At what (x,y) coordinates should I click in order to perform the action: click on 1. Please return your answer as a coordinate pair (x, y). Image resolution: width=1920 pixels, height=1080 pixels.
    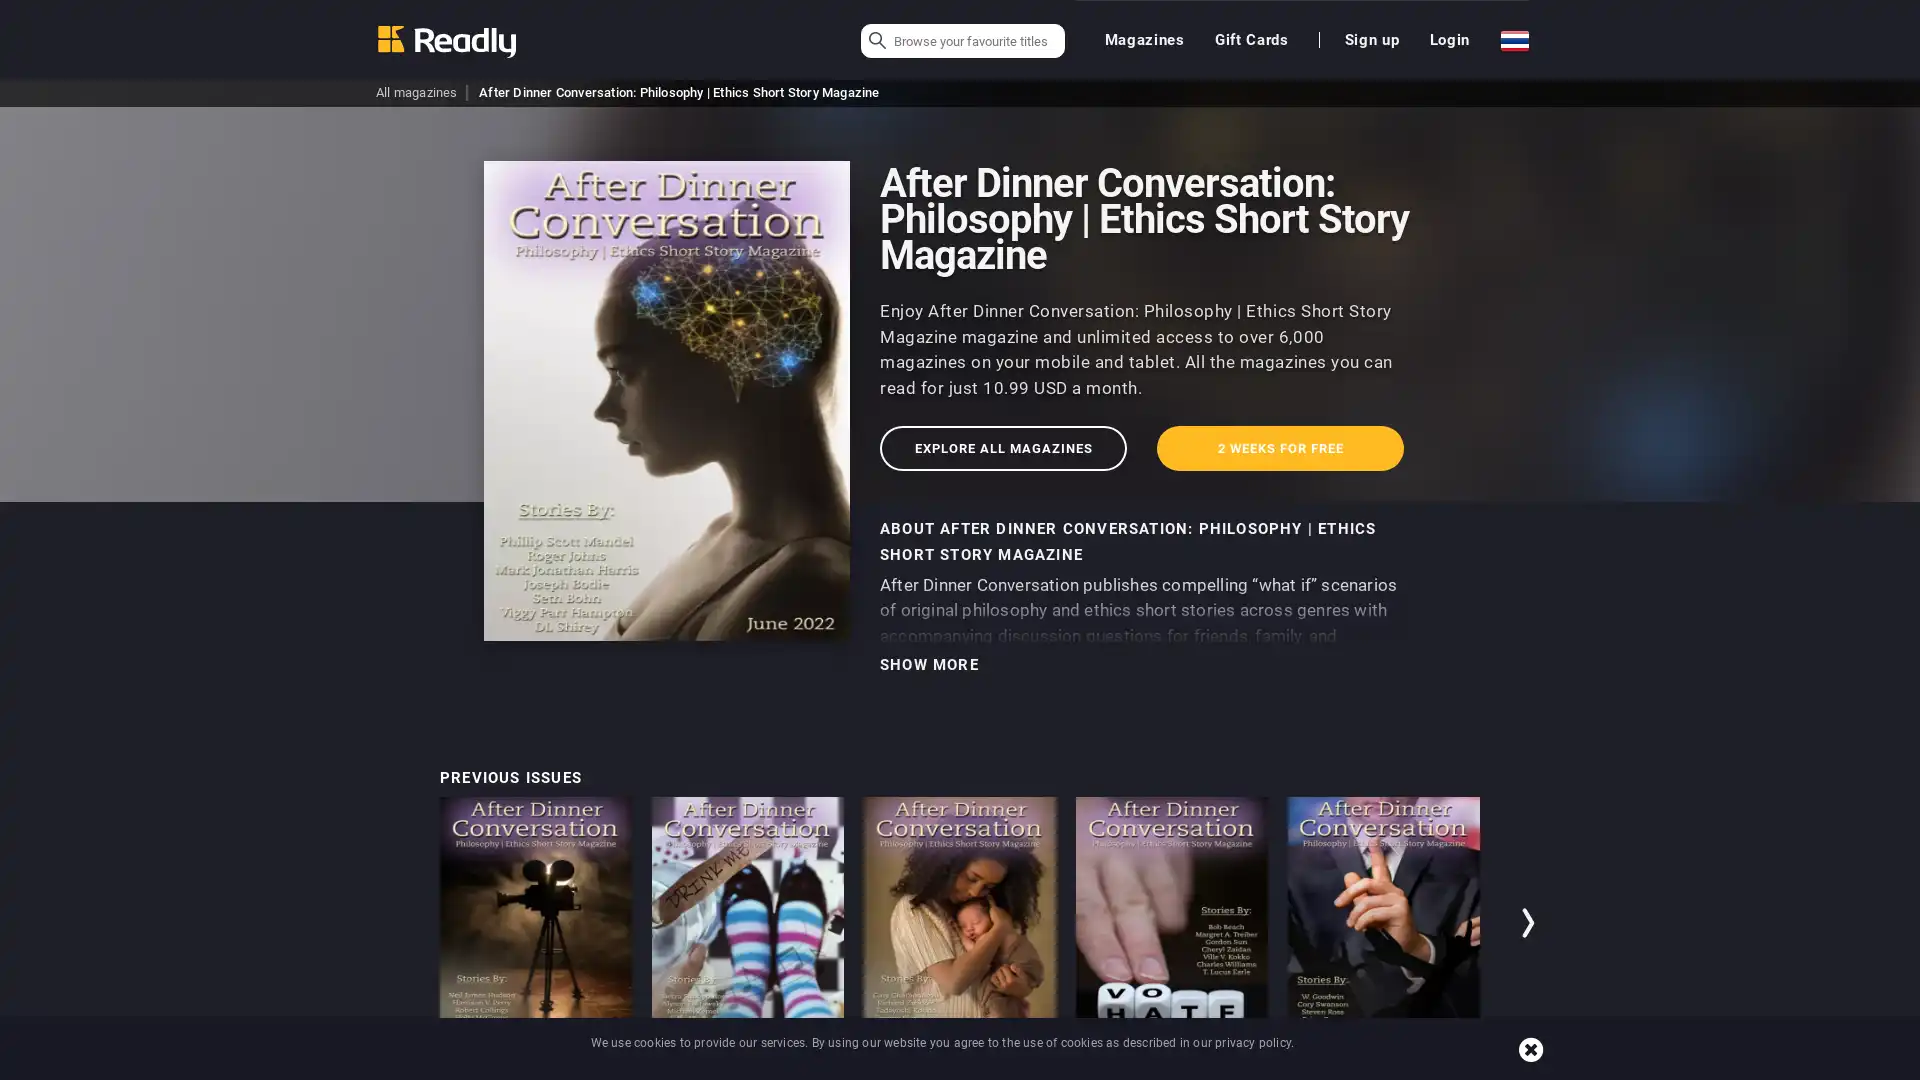
    Looking at the image, I should click on (1350, 1067).